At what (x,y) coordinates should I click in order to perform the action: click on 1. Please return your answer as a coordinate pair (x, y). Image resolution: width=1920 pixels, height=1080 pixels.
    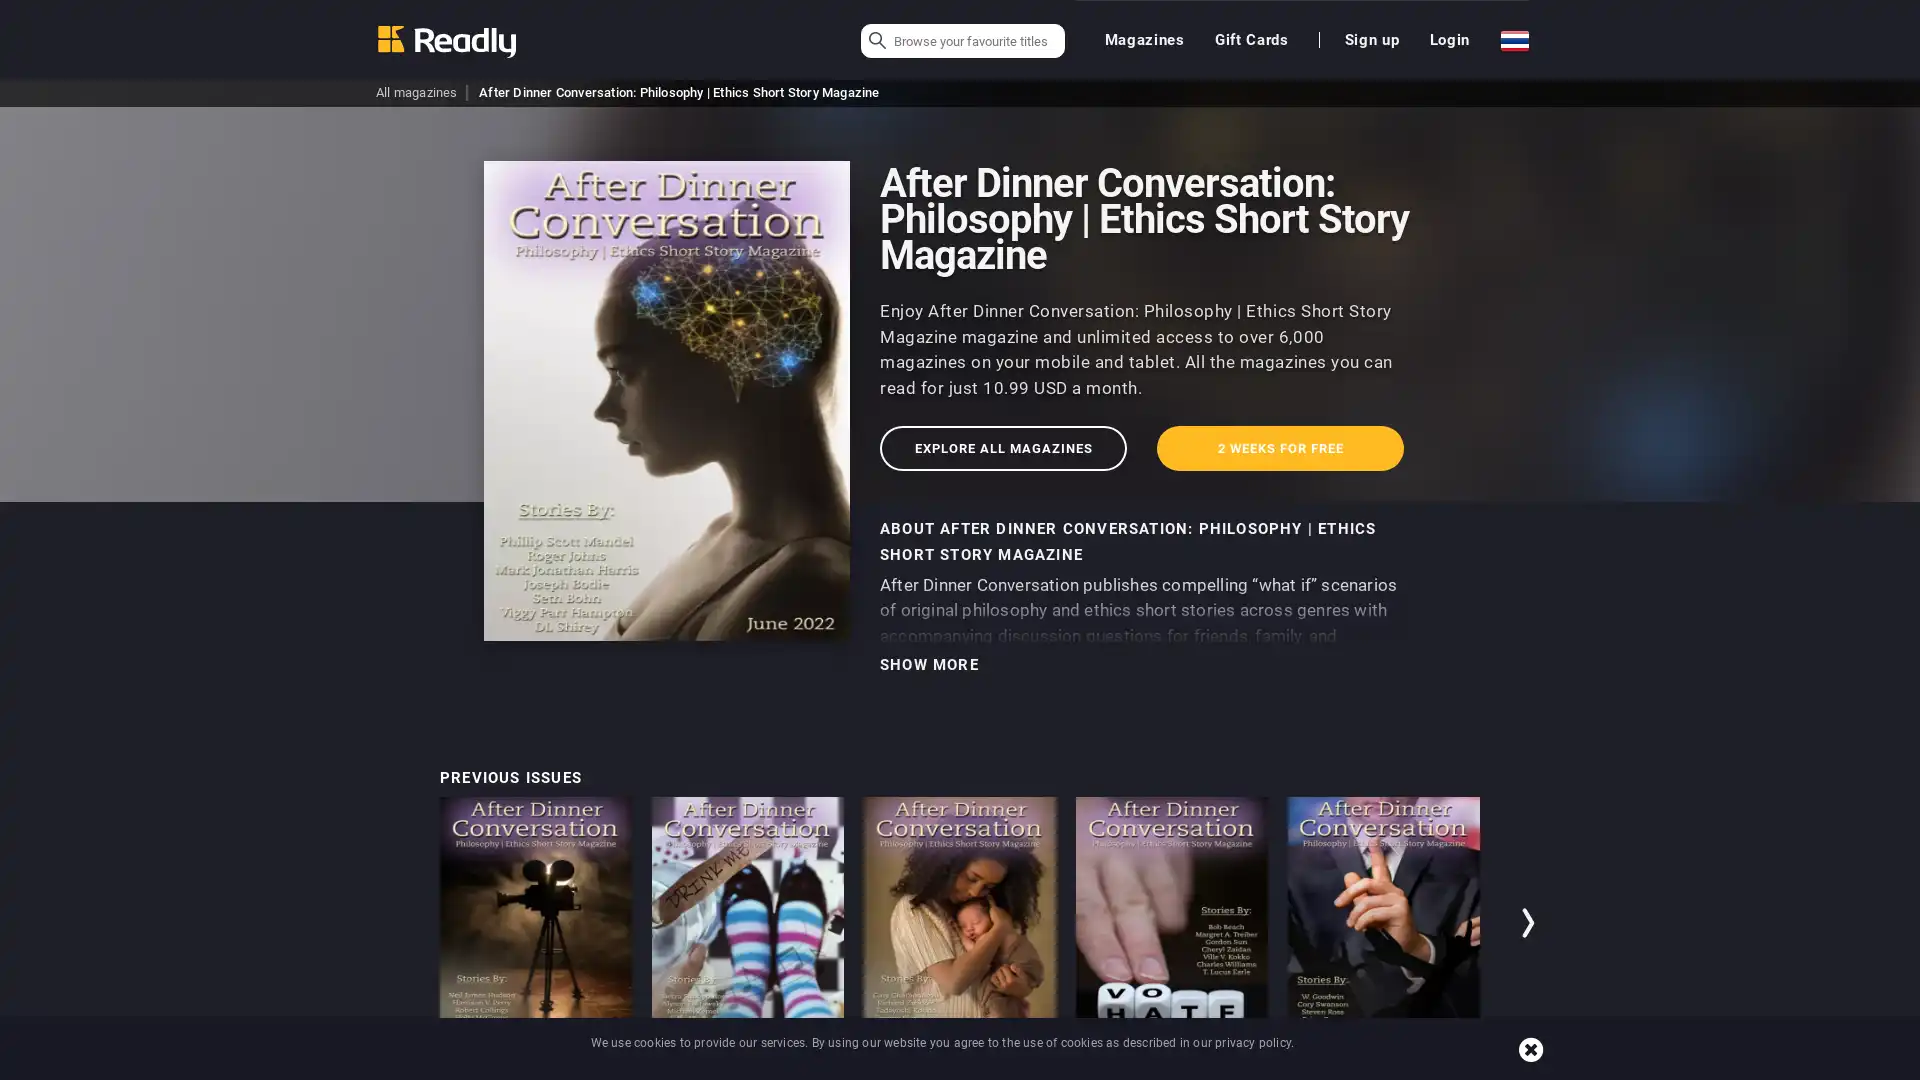
    Looking at the image, I should click on (1350, 1067).